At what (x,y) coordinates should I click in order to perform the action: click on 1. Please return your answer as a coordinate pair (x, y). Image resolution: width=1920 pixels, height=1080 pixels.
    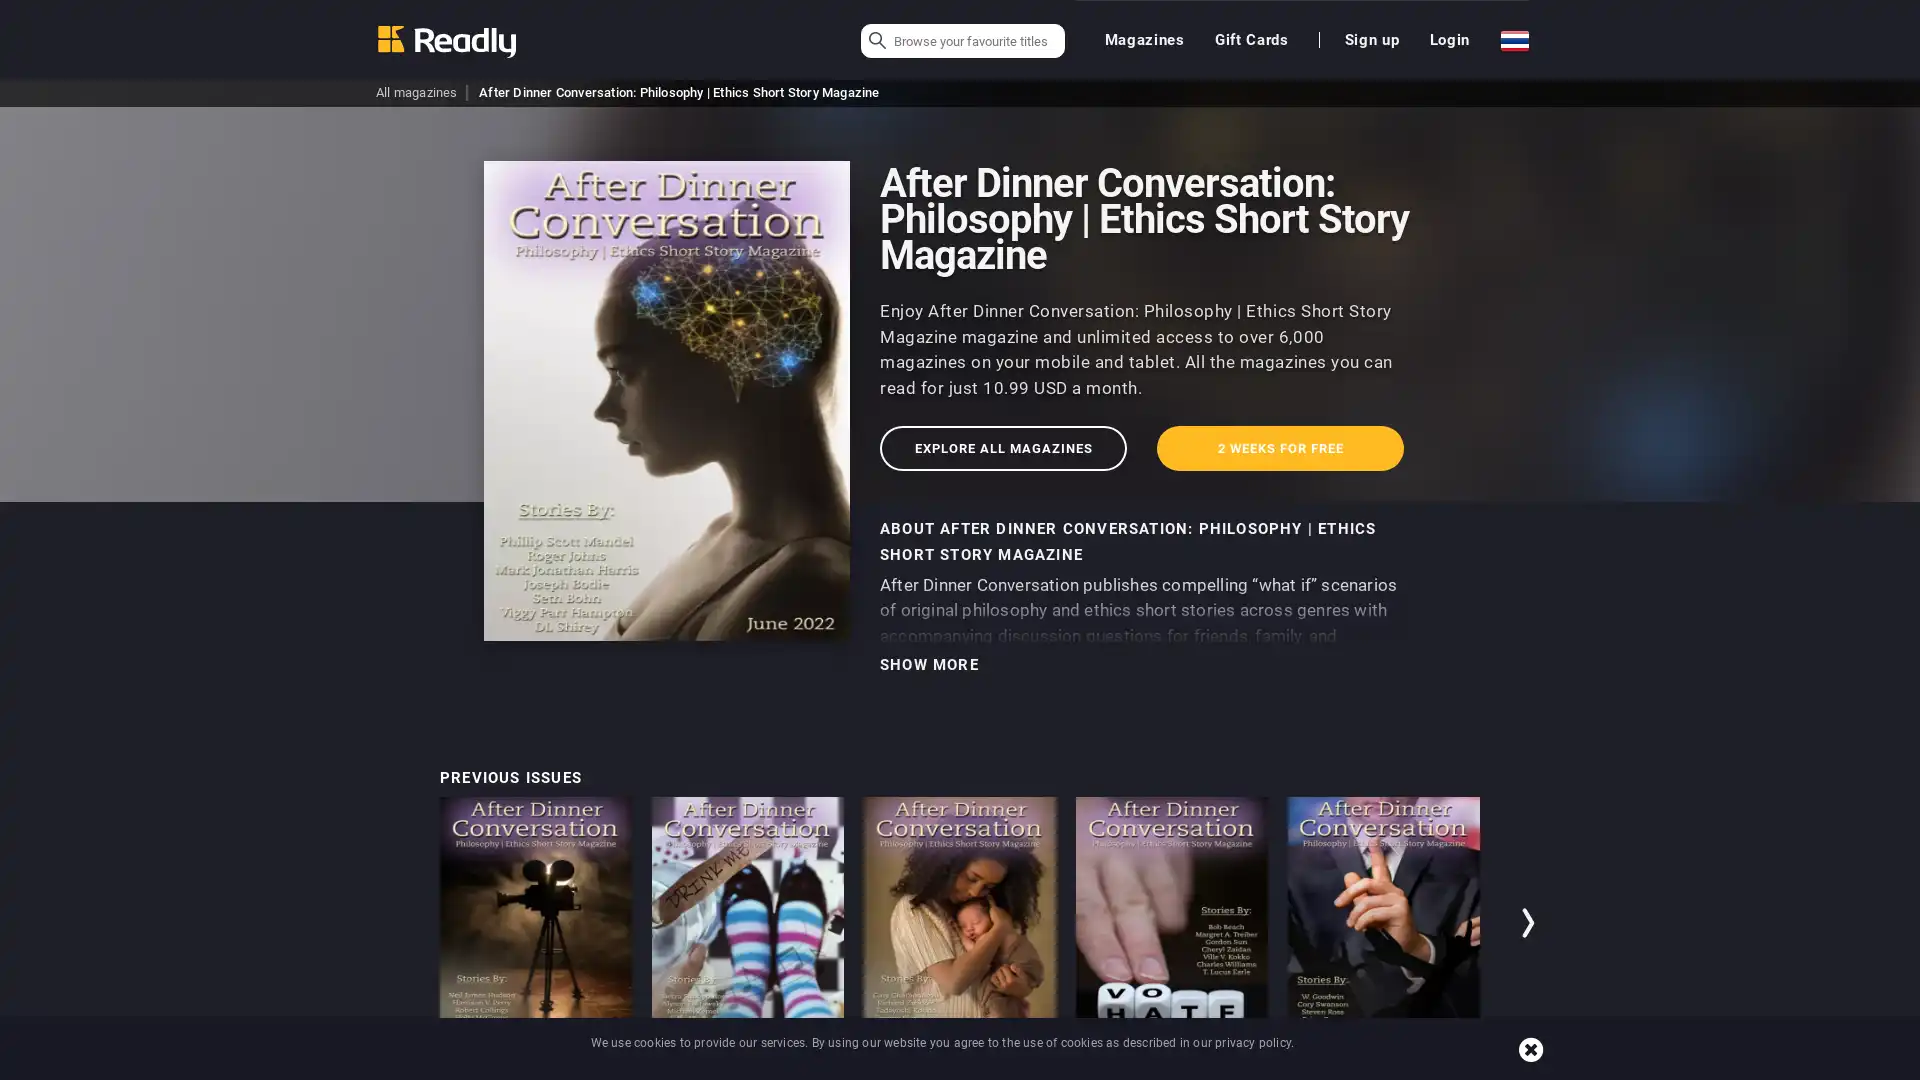
    Looking at the image, I should click on (1350, 1067).